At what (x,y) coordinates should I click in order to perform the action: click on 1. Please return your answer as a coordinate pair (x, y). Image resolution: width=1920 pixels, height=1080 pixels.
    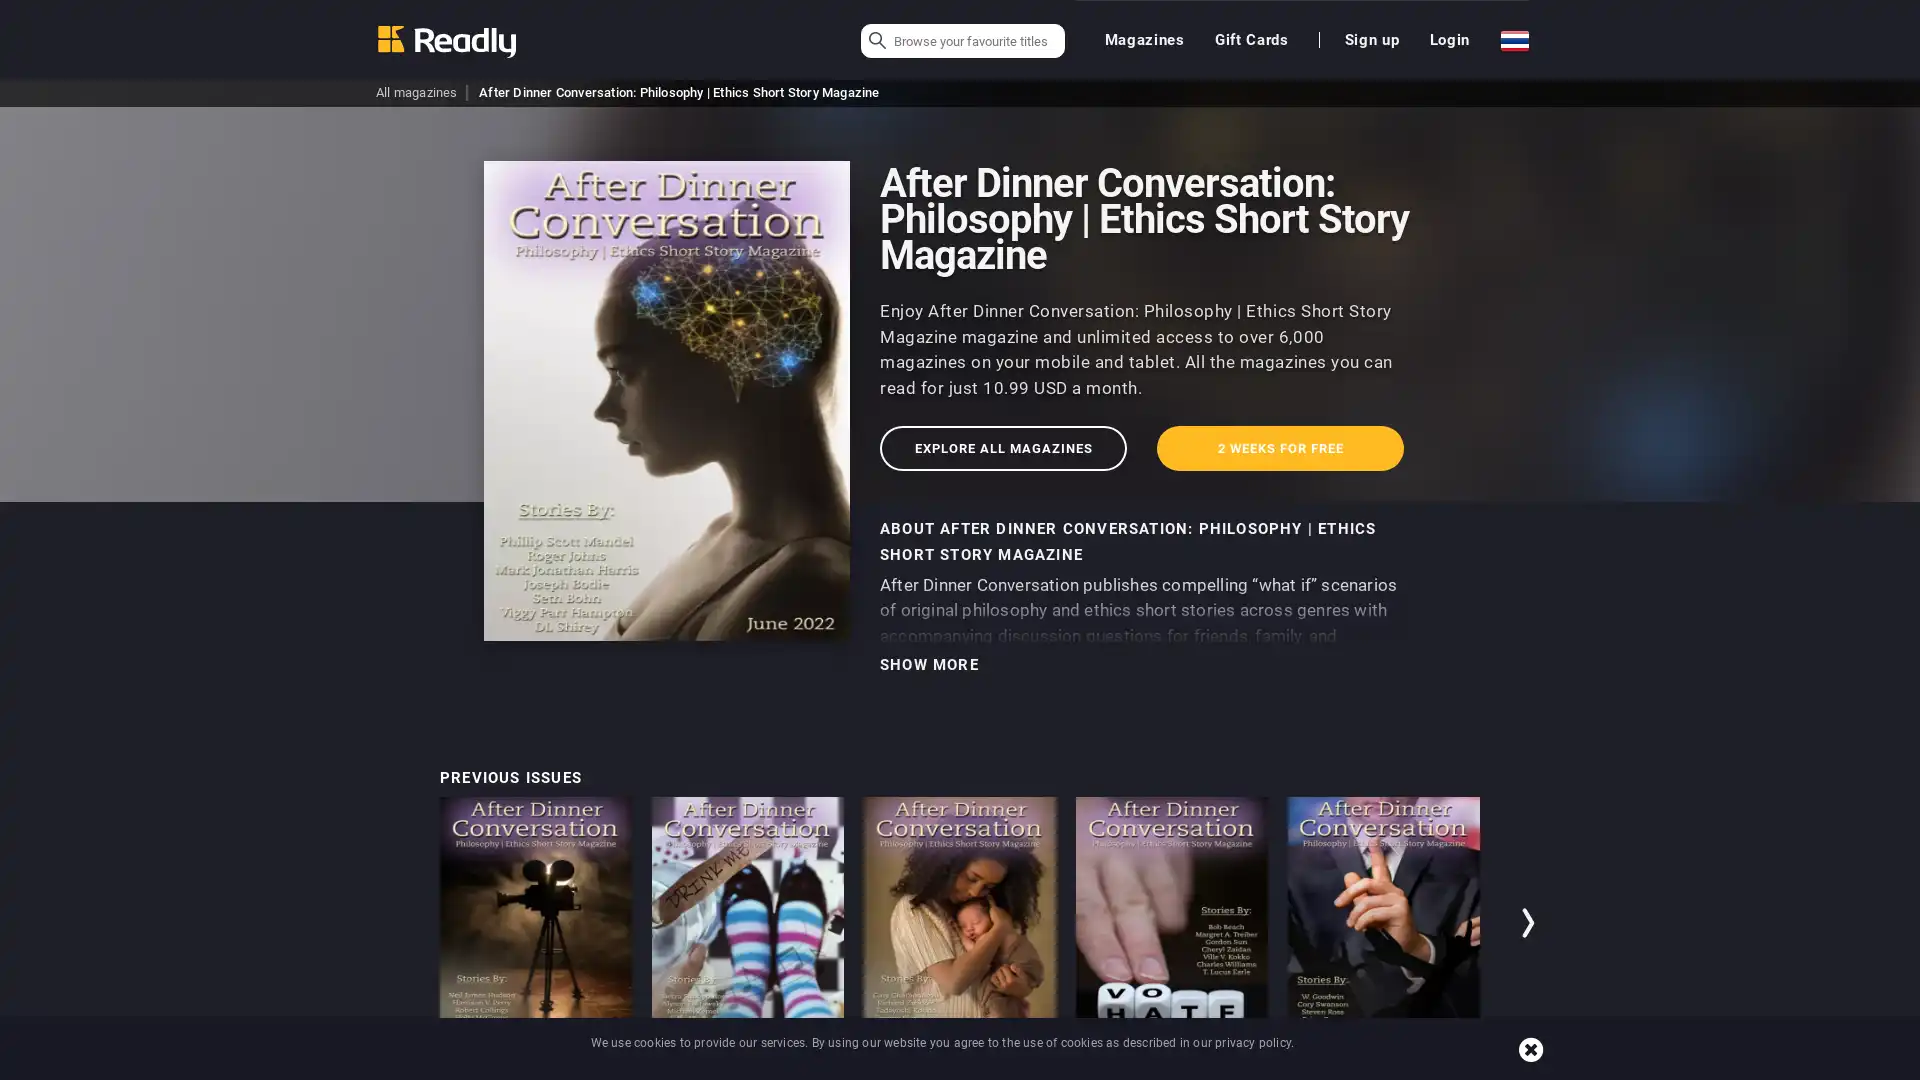
    Looking at the image, I should click on (1350, 1067).